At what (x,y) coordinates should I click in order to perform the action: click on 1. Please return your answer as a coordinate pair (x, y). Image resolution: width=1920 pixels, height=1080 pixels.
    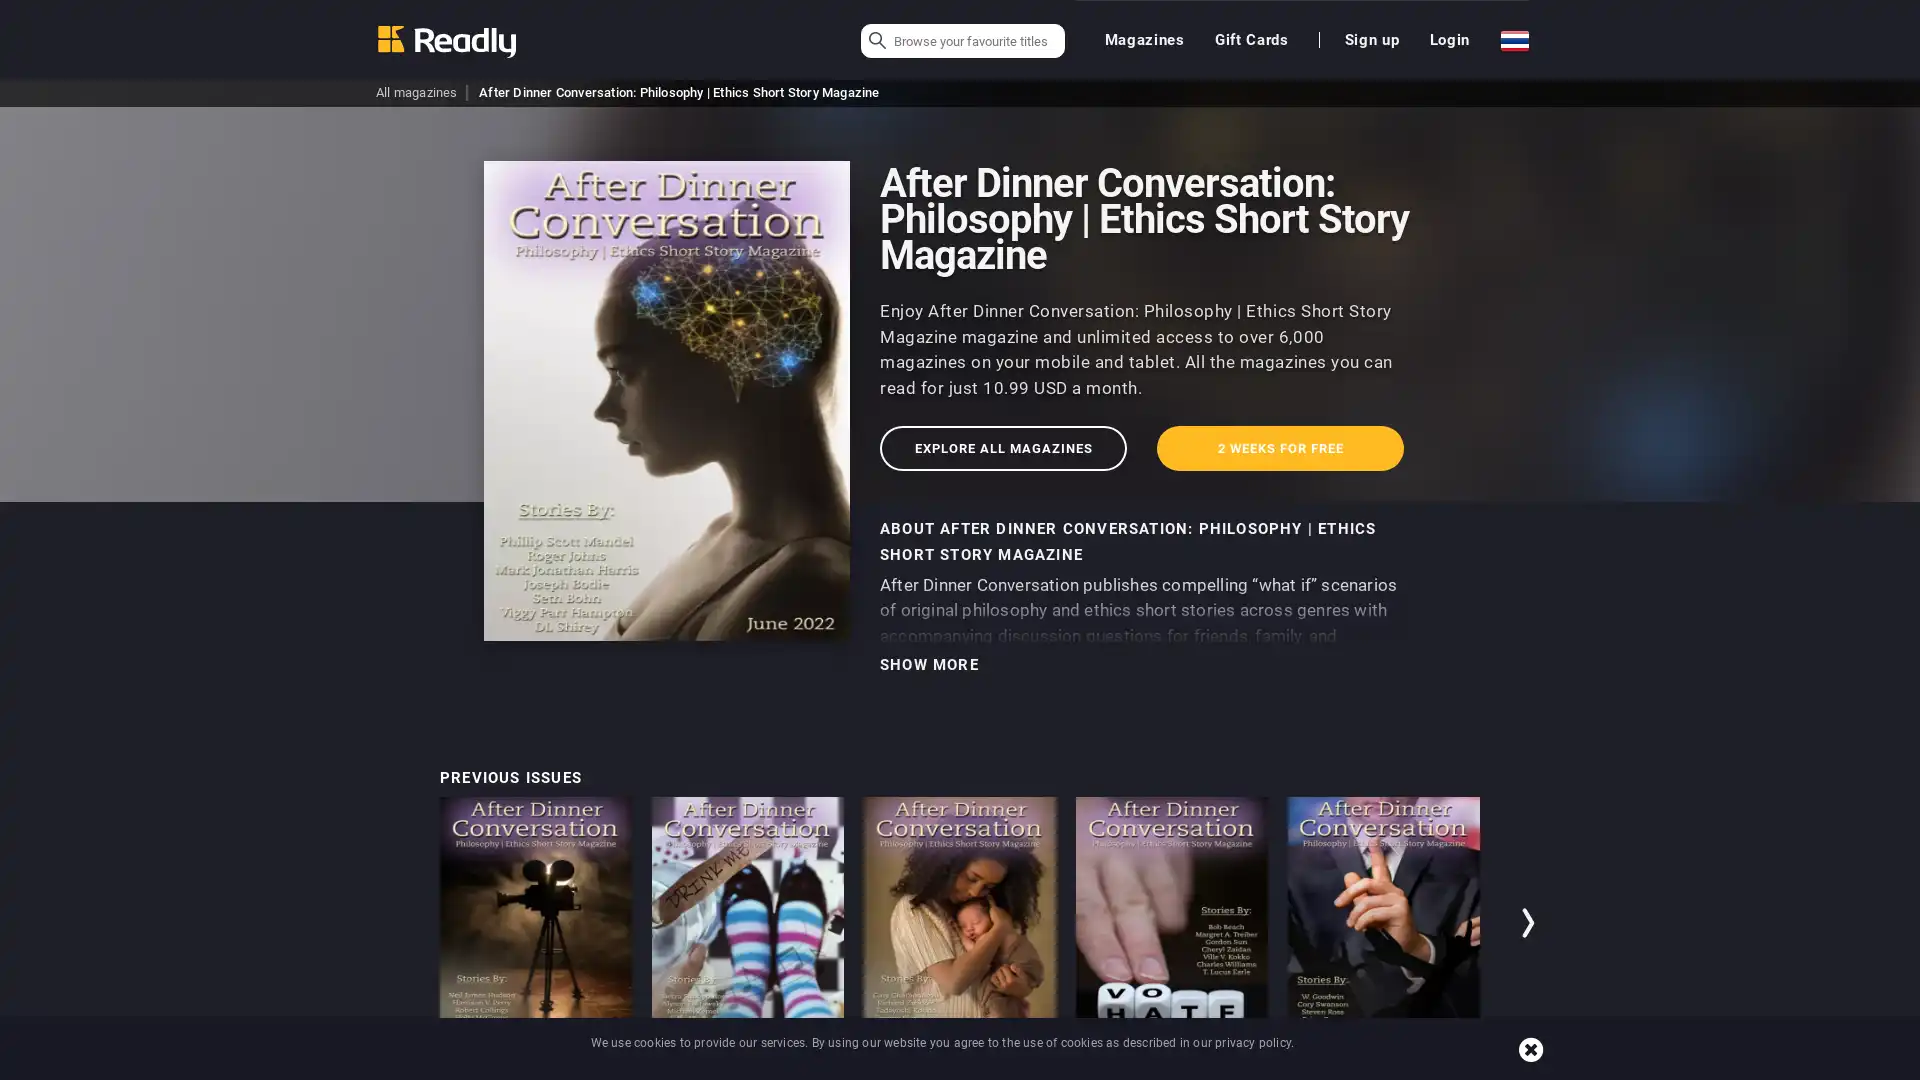
    Looking at the image, I should click on (1350, 1067).